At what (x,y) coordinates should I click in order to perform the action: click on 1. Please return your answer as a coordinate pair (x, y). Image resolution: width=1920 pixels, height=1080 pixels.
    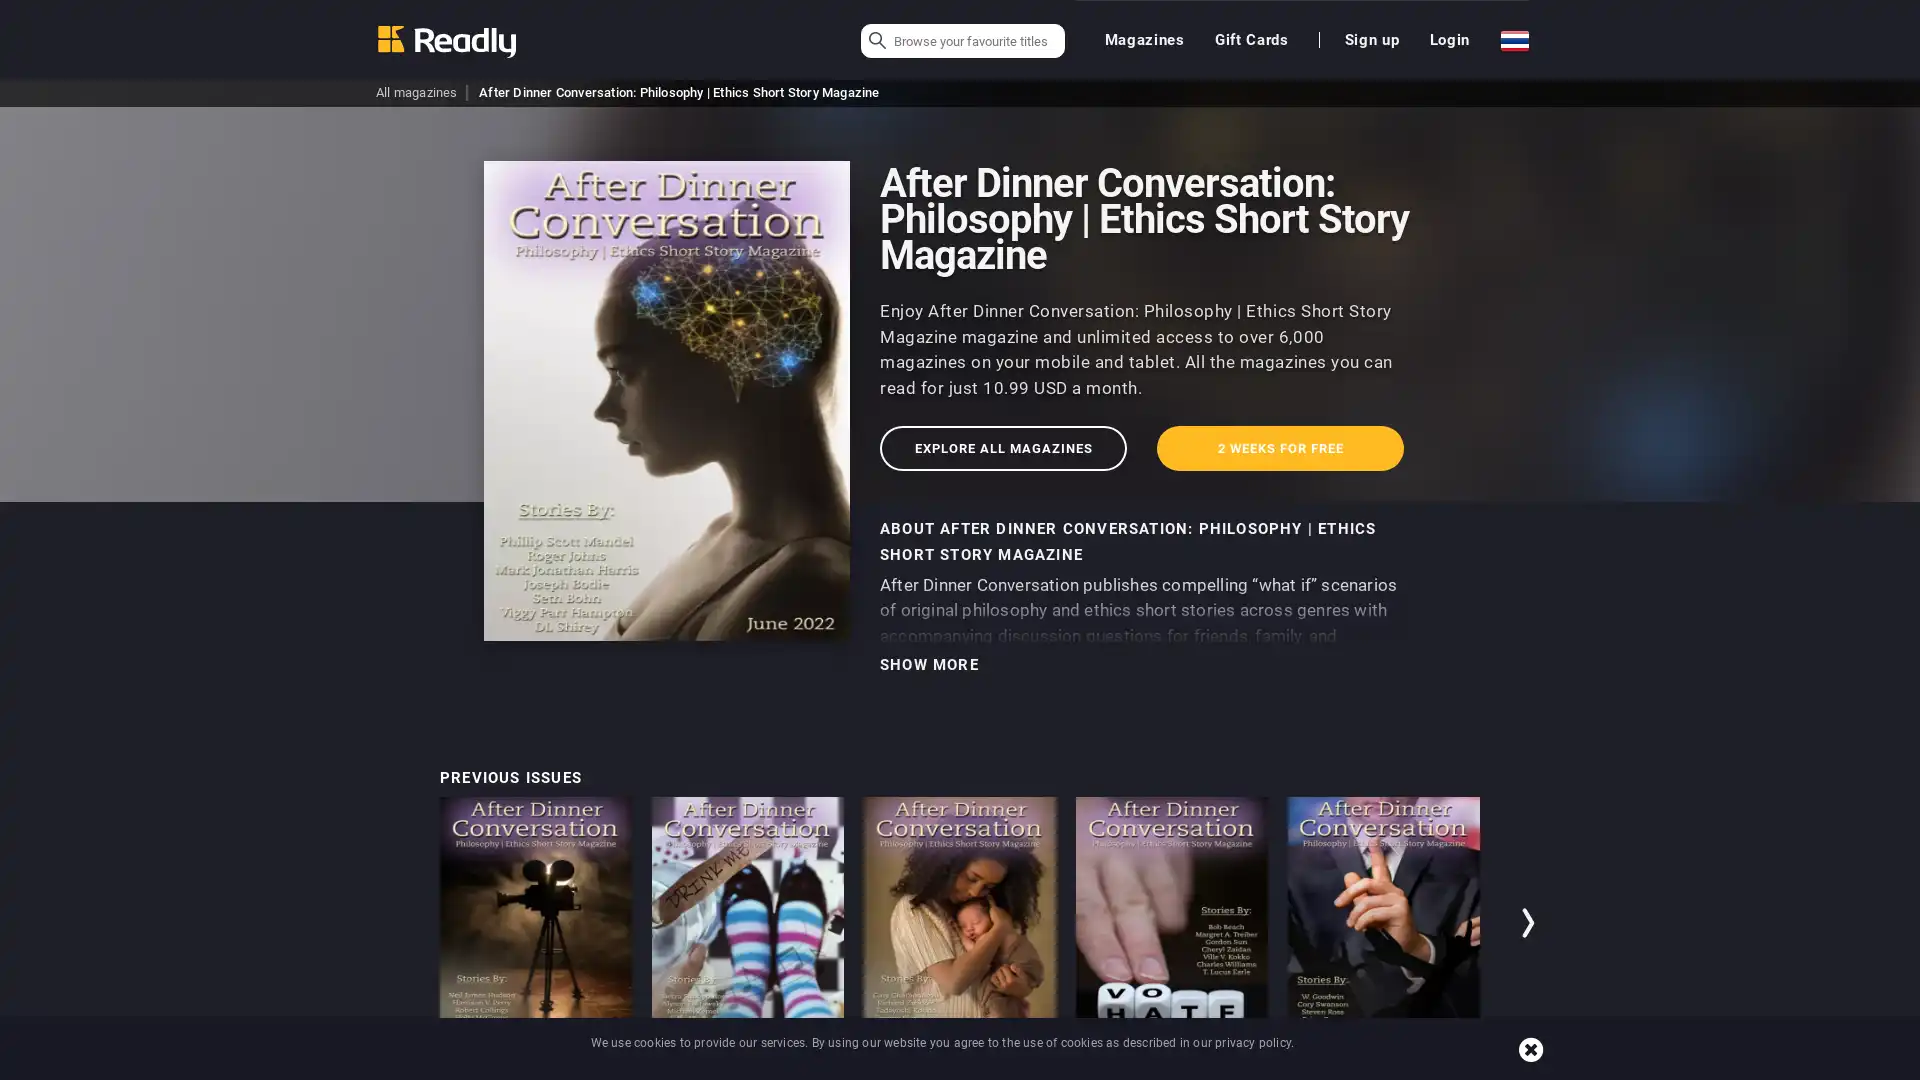
    Looking at the image, I should click on (1350, 1067).